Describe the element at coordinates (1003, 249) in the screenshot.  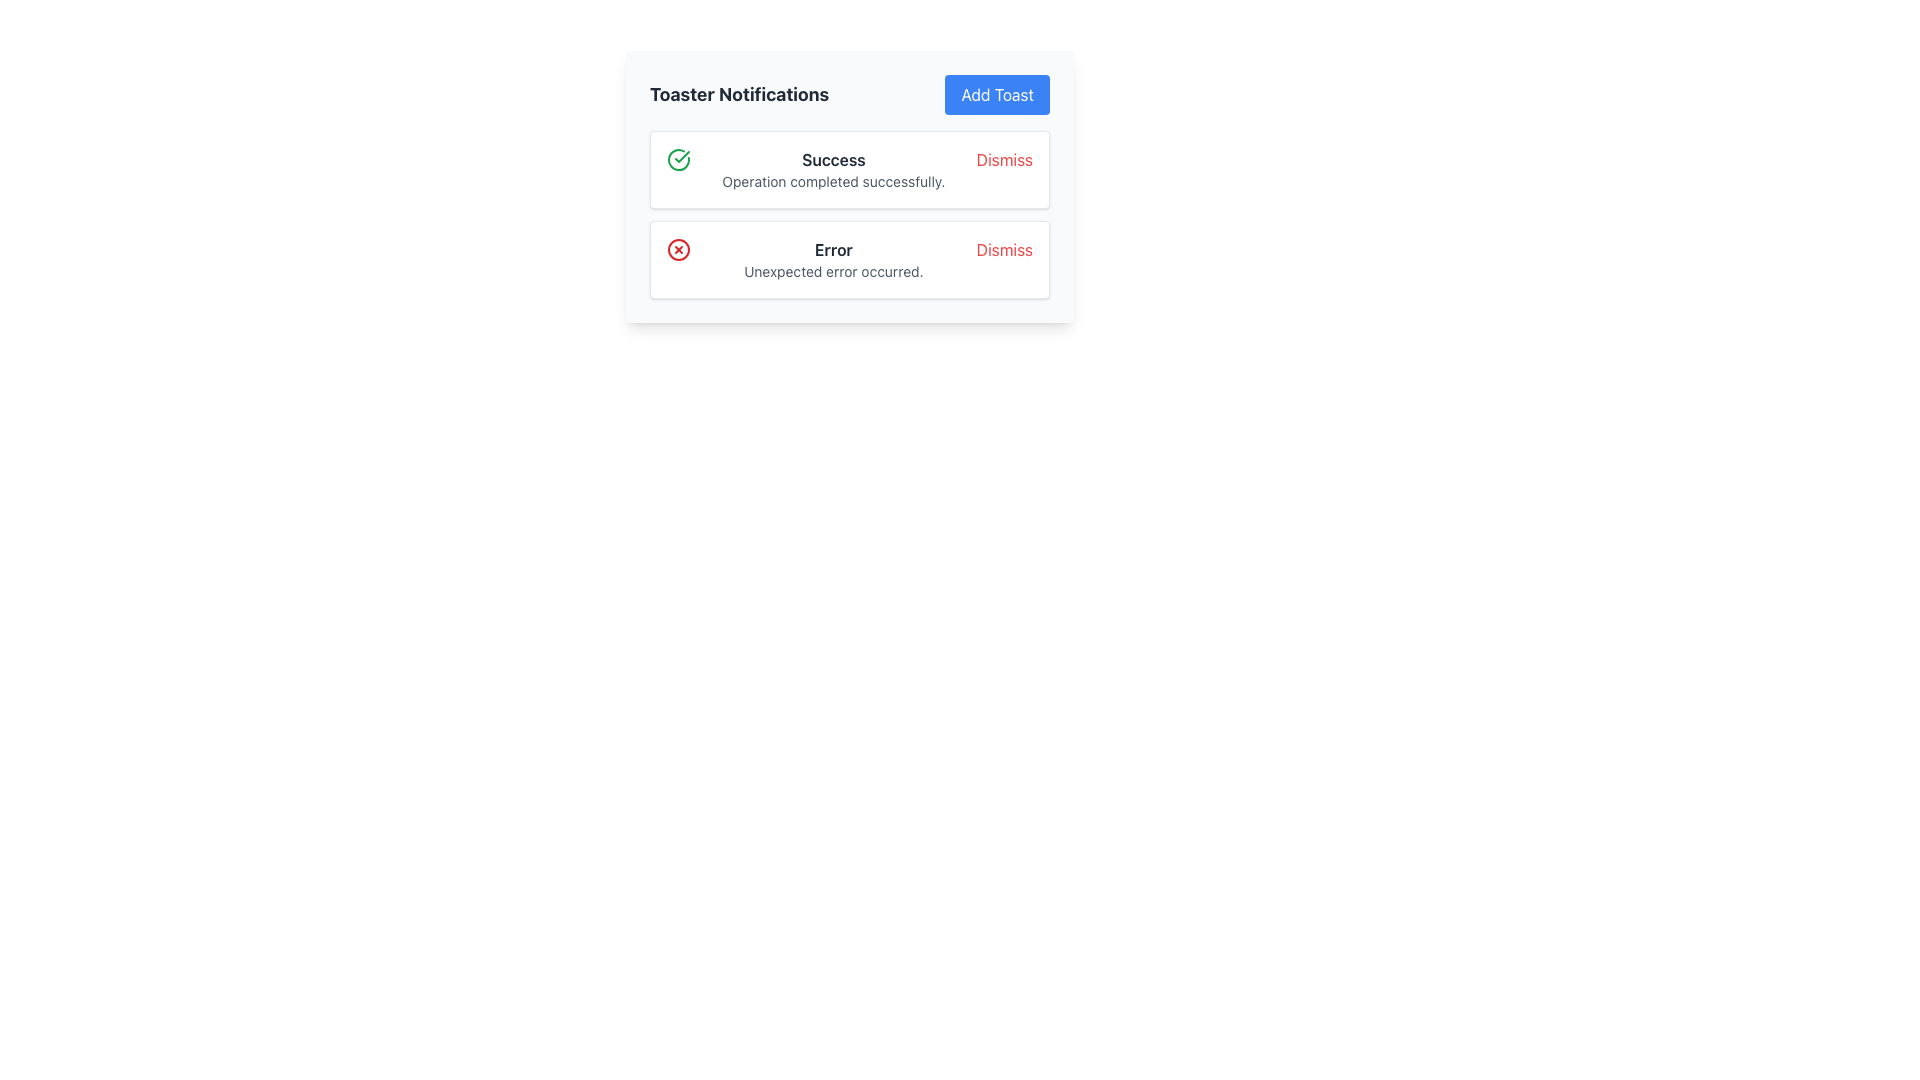
I see `the 'Dismiss' button, which is a red textual button located at the far right of the notification section displaying the error message 'Error Unexpected error occurred.'` at that location.